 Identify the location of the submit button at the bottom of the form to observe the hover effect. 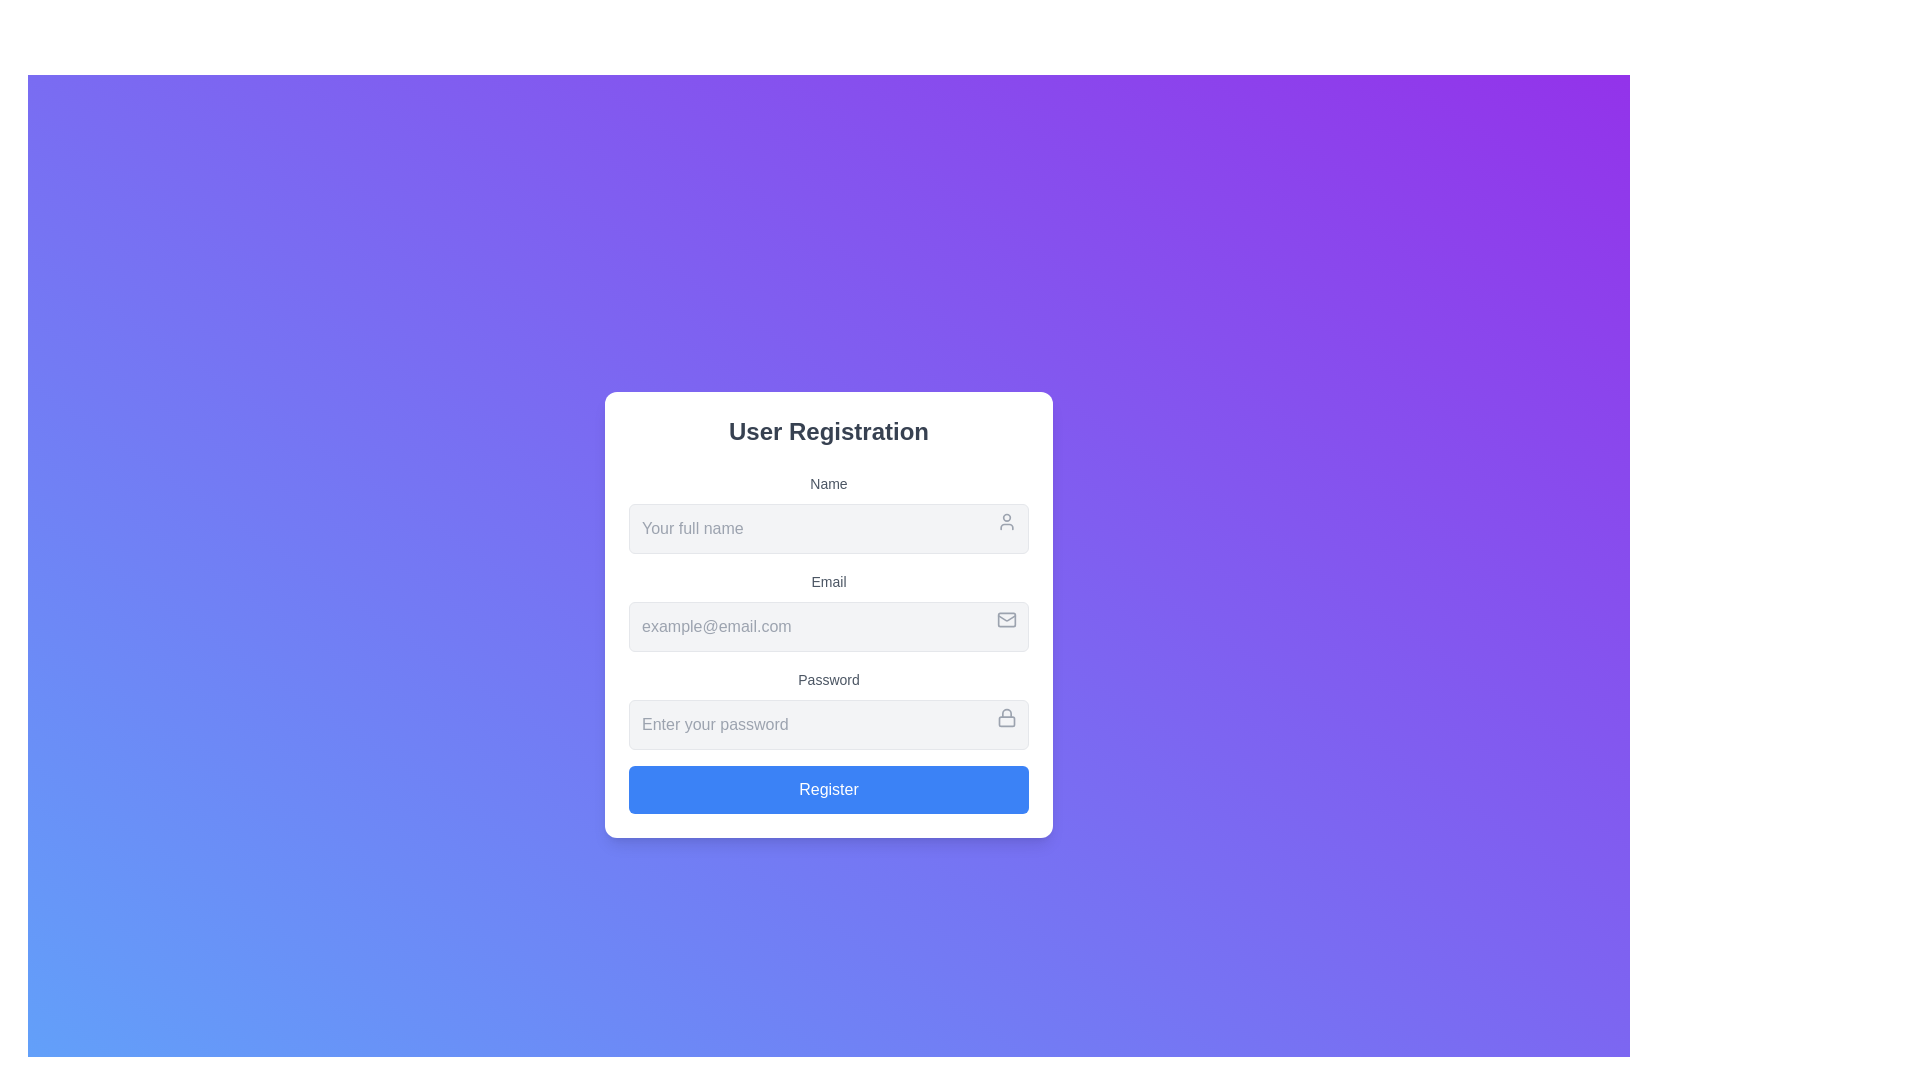
(829, 789).